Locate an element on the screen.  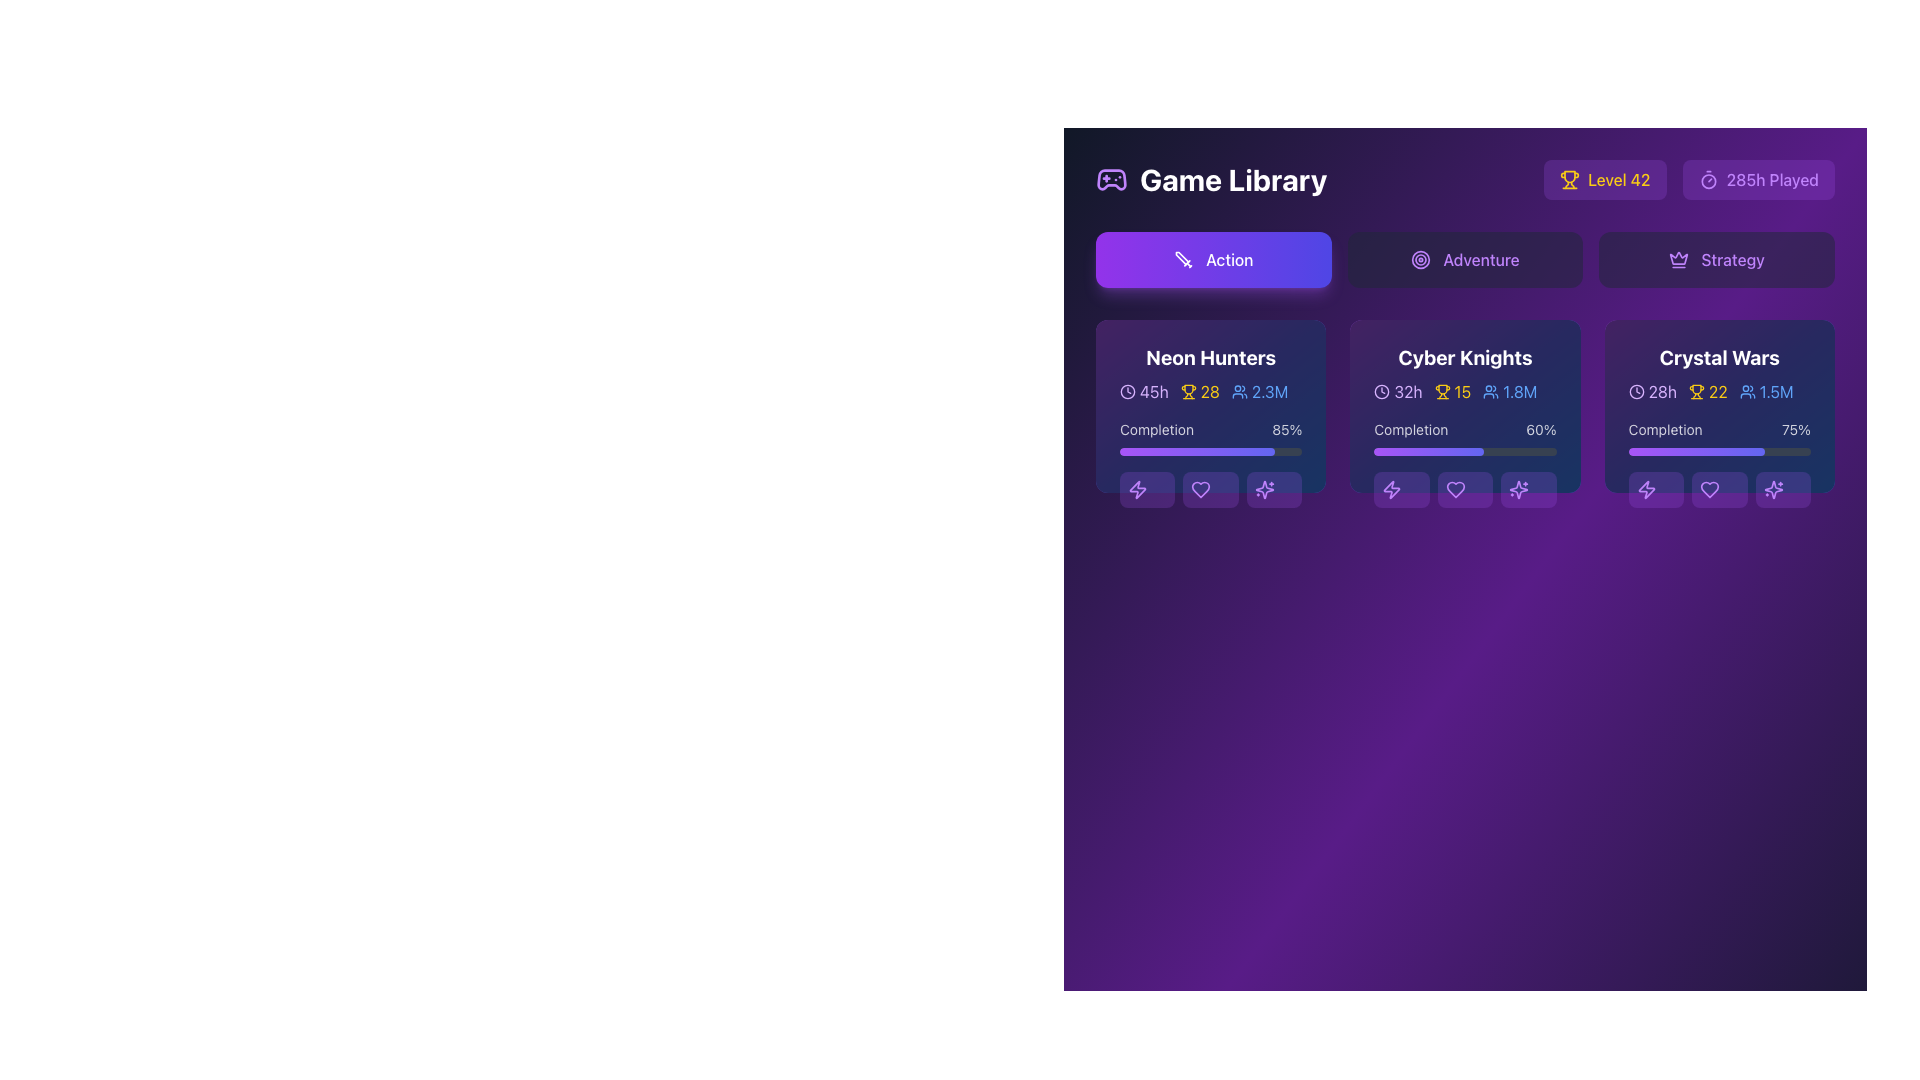
the 'Strategy' button, which is the rightmost button in a horizontal group of three buttons, featuring a purple crown icon and text in purple font is located at coordinates (1716, 258).